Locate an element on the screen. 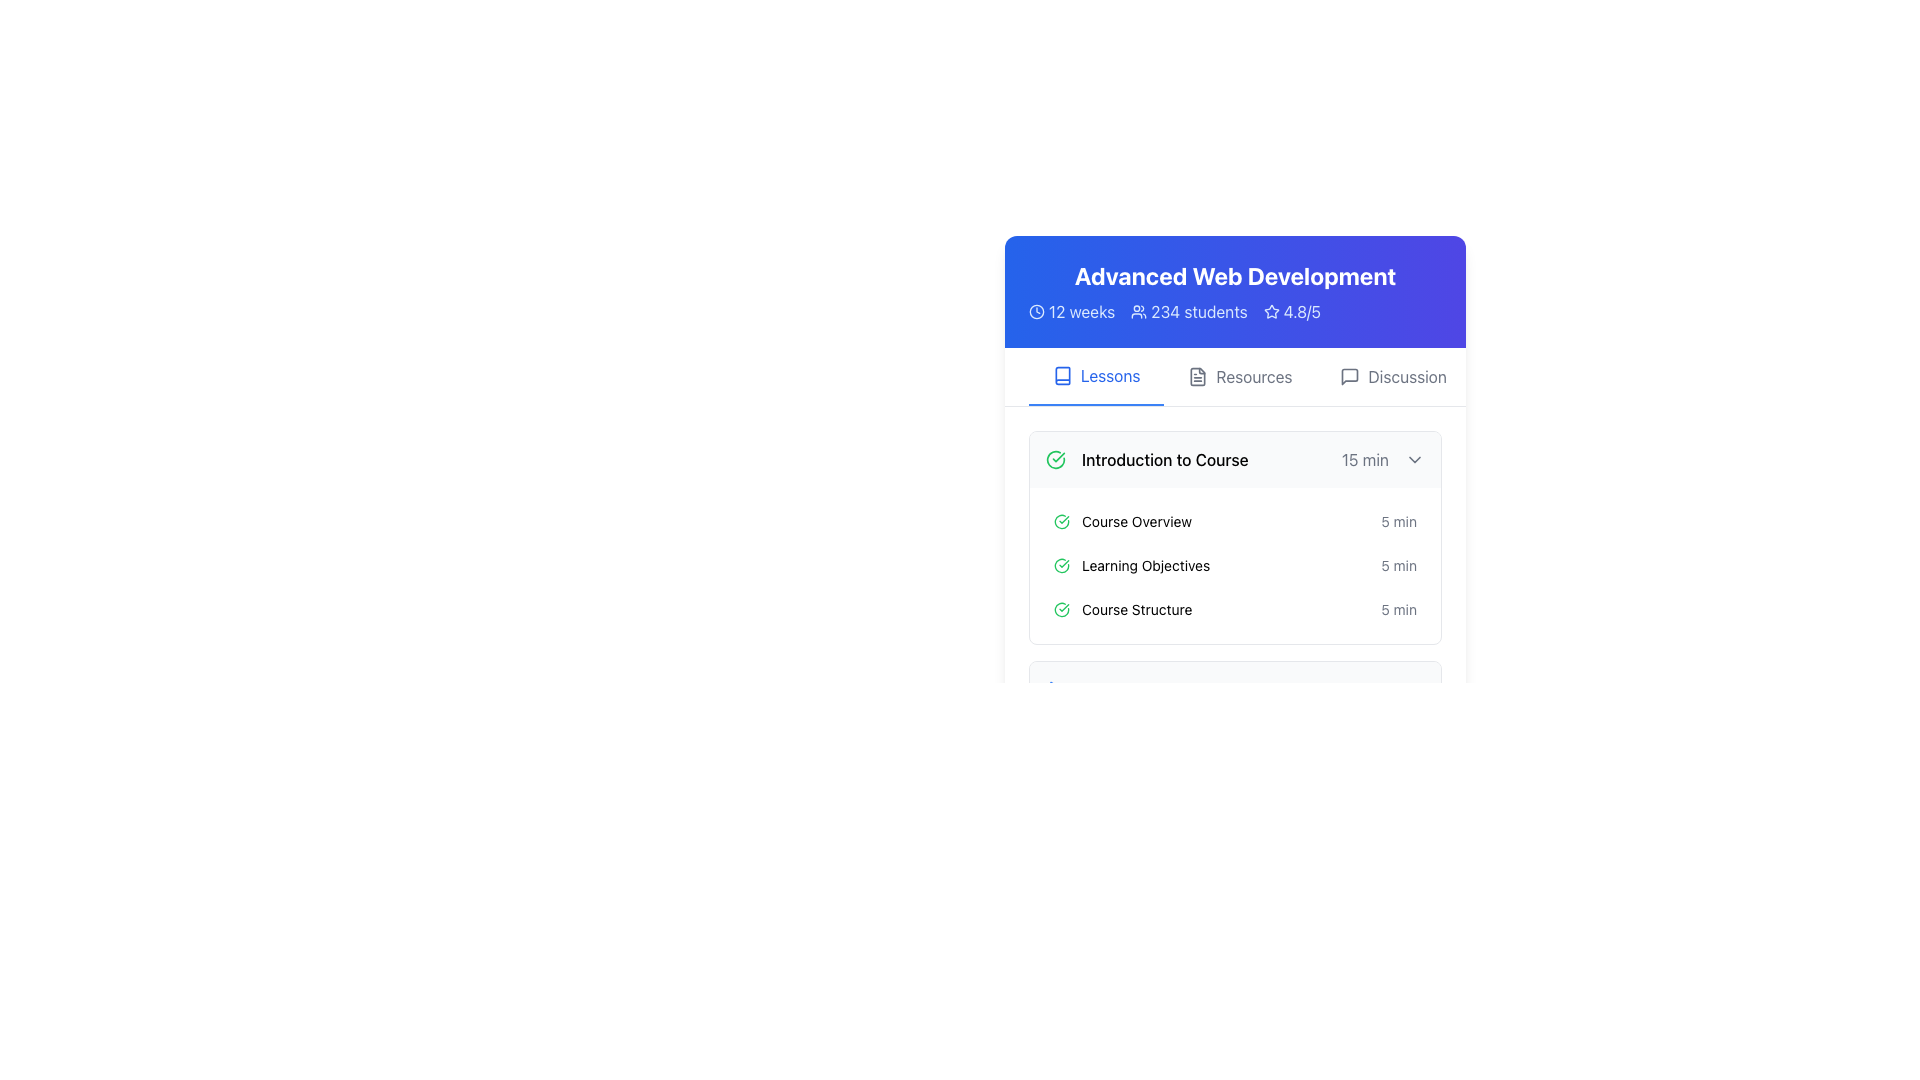 This screenshot has height=1080, width=1920. the sub-topic module within the course syllabus, which is located below the 'Course Overview' entry and above the 'Course Structure' entry in the 'Introduction to Course' section is located at coordinates (1234, 566).